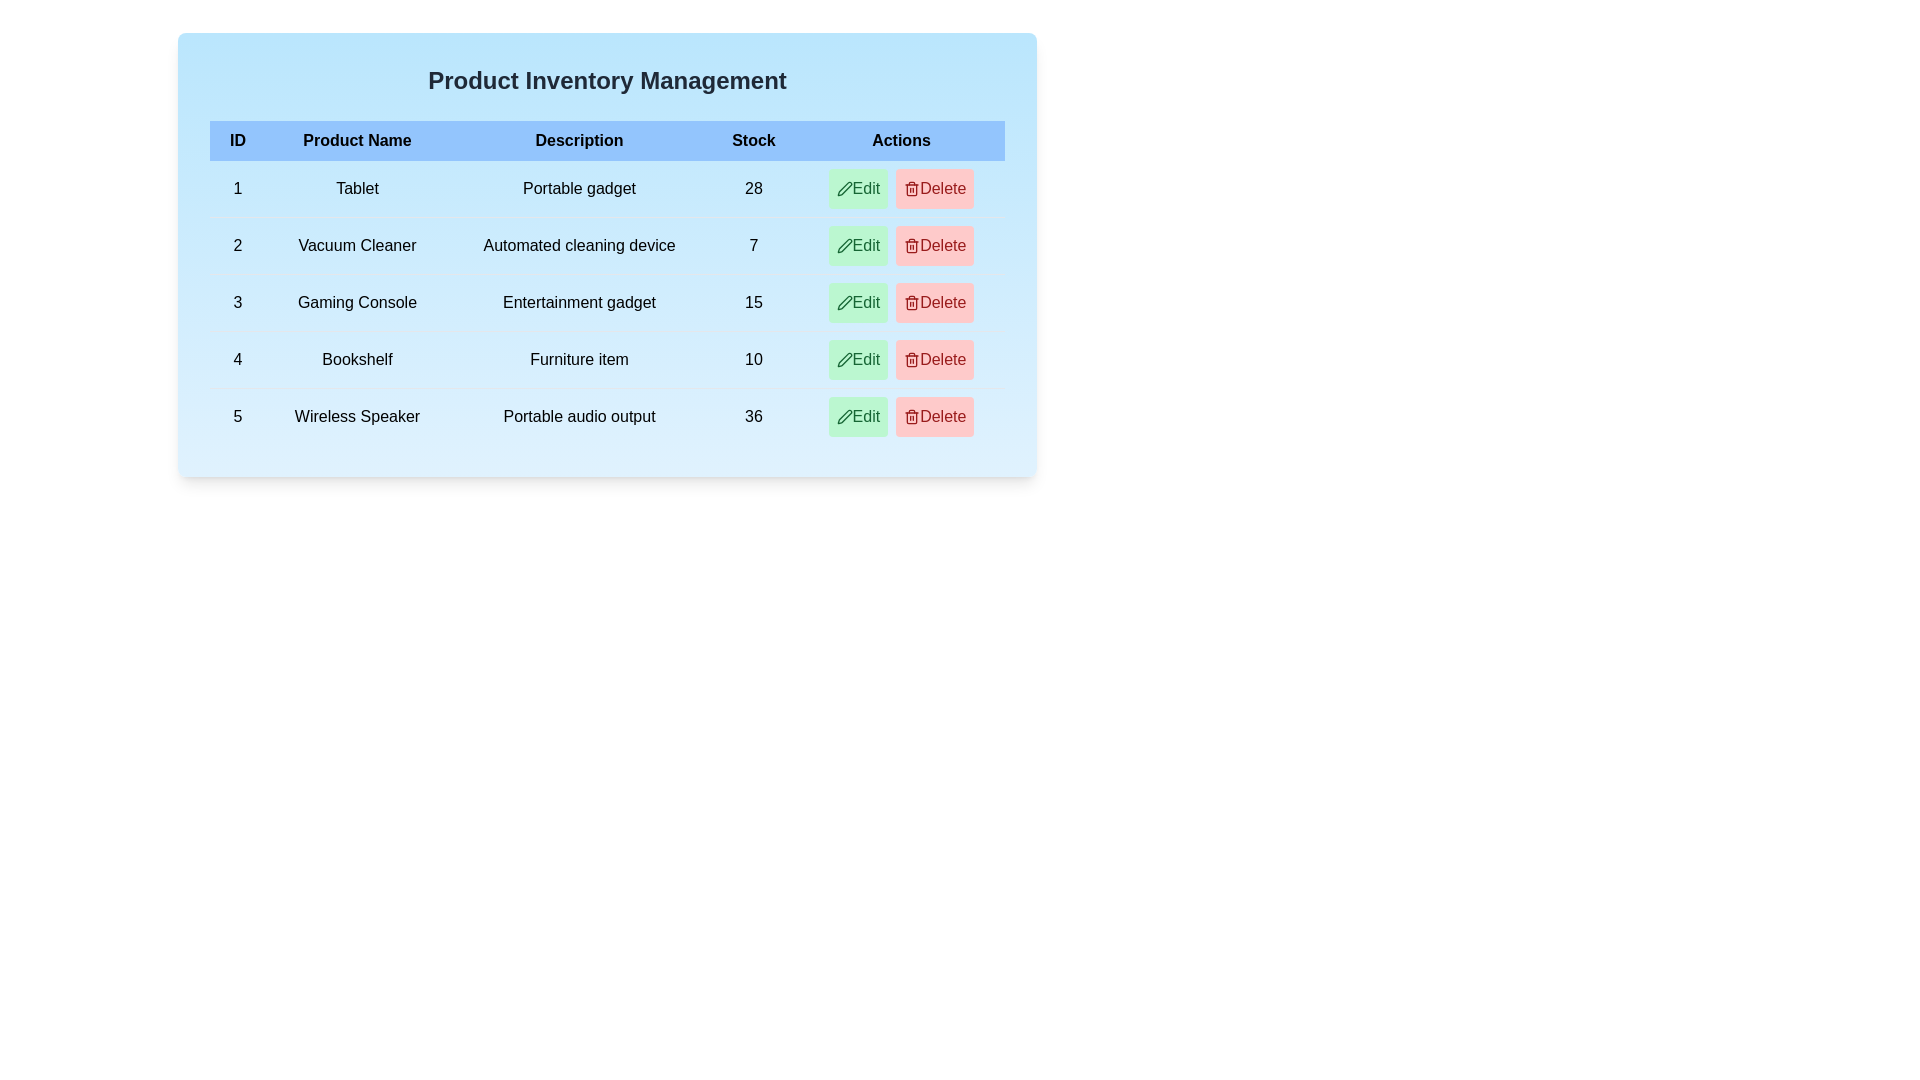  I want to click on the text label displaying 'Portable gadget' in the Description column of the first row of the table, so click(578, 189).